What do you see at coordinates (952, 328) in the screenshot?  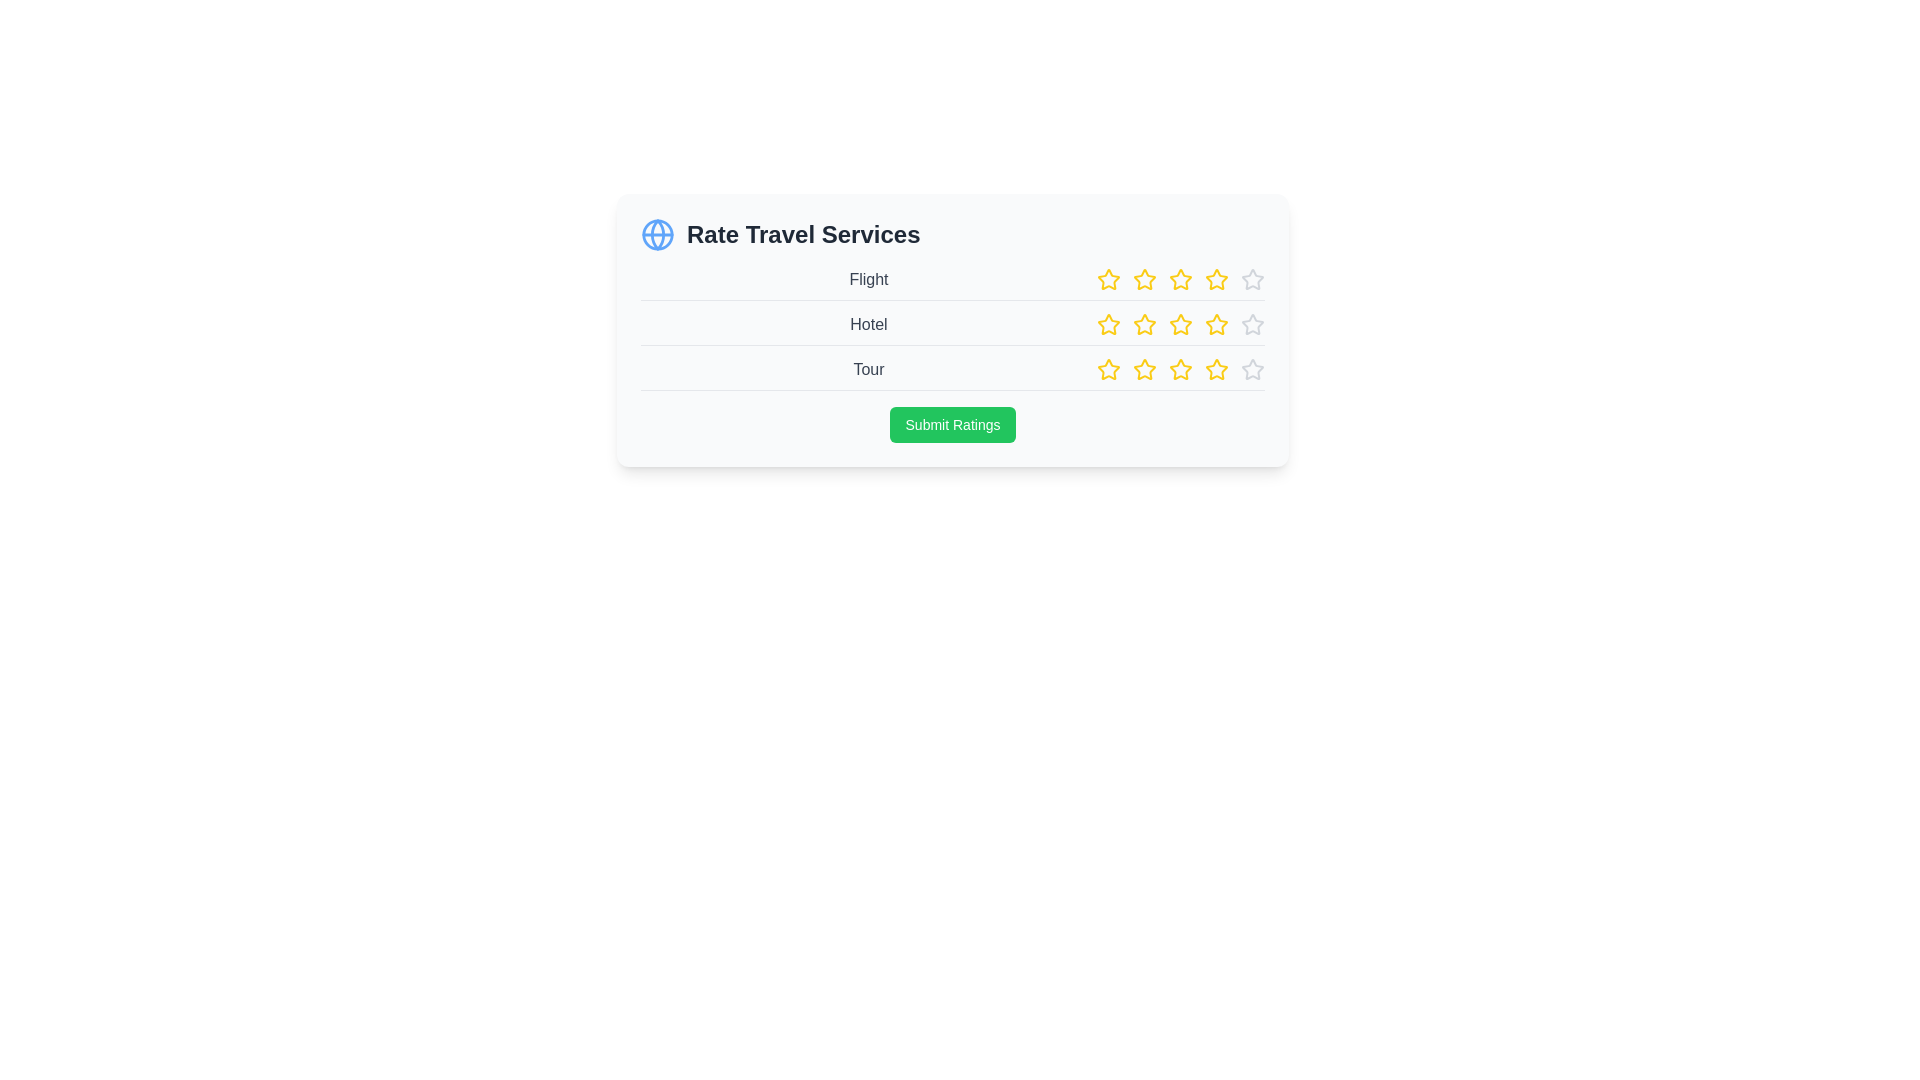 I see `the star in the 'Hotel' category rating component` at bounding box center [952, 328].